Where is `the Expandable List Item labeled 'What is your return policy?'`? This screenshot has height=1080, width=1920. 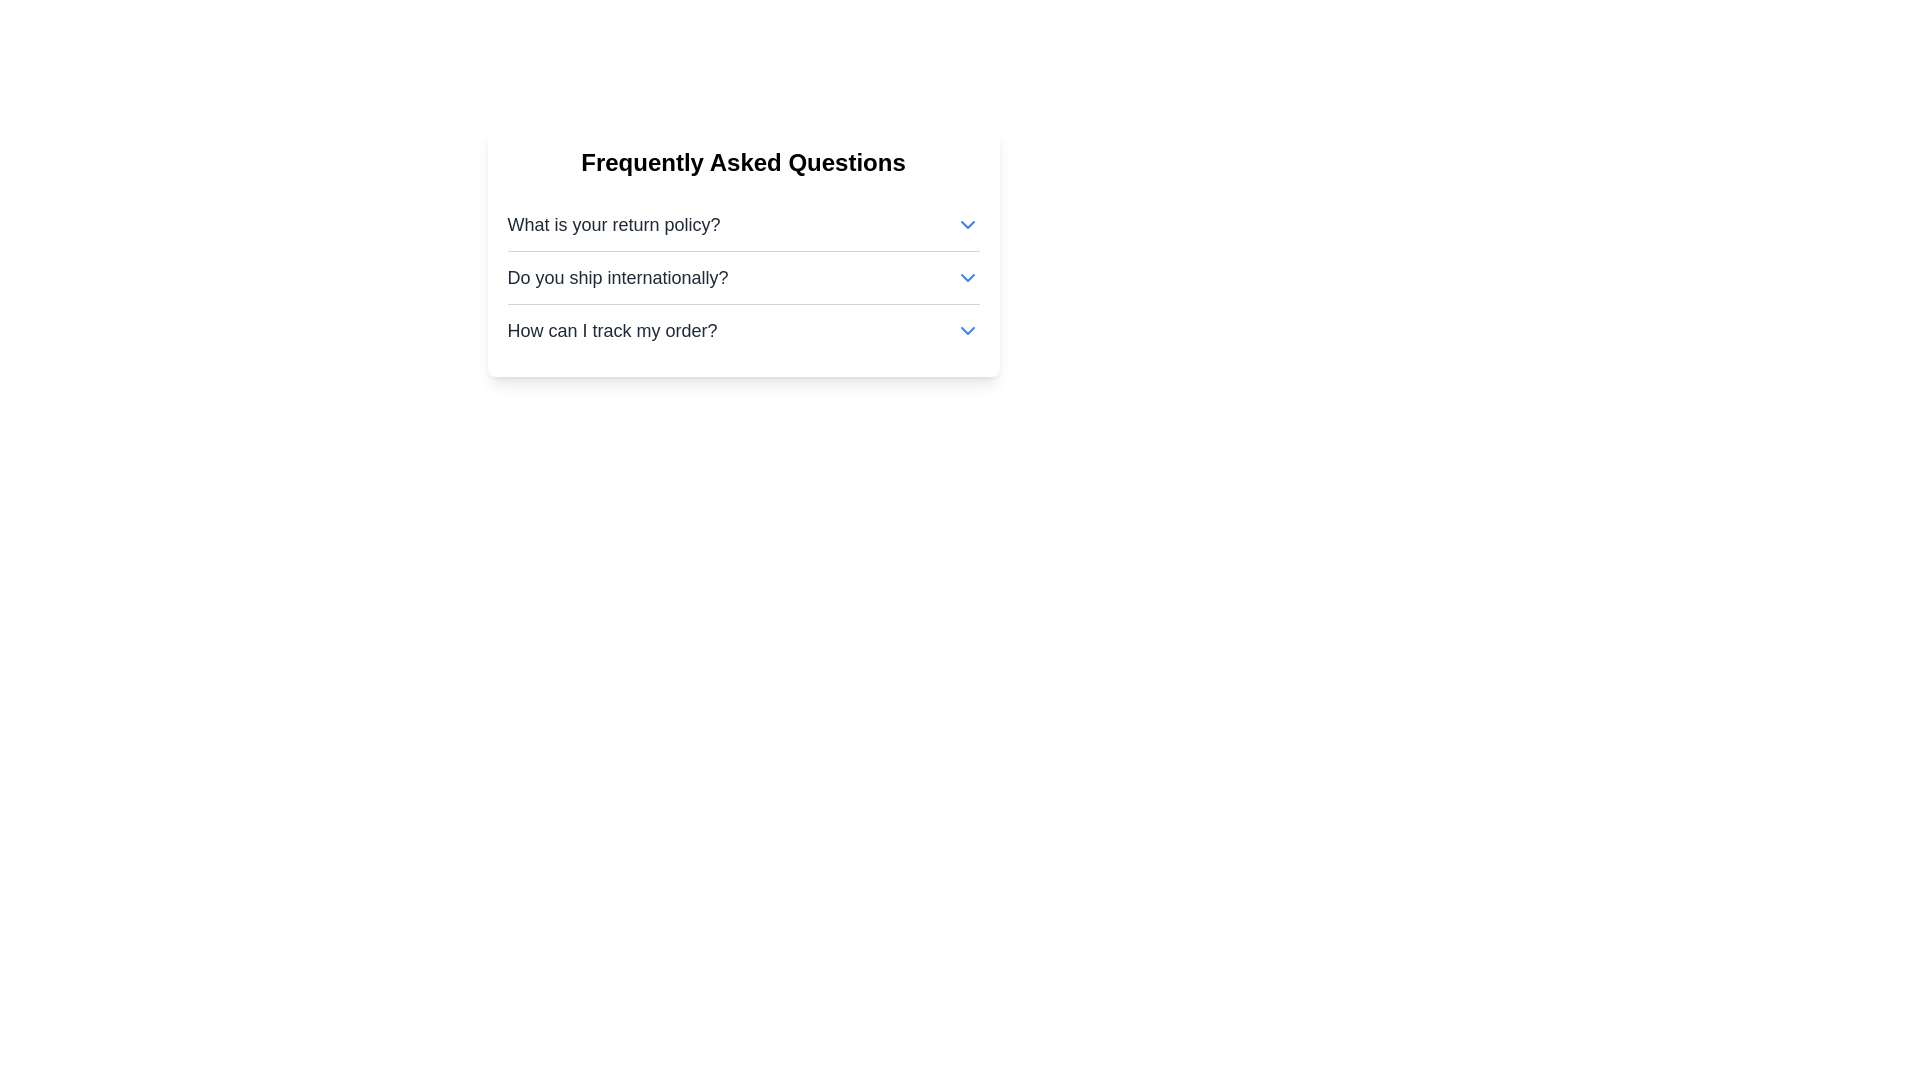 the Expandable List Item labeled 'What is your return policy?' is located at coordinates (742, 224).